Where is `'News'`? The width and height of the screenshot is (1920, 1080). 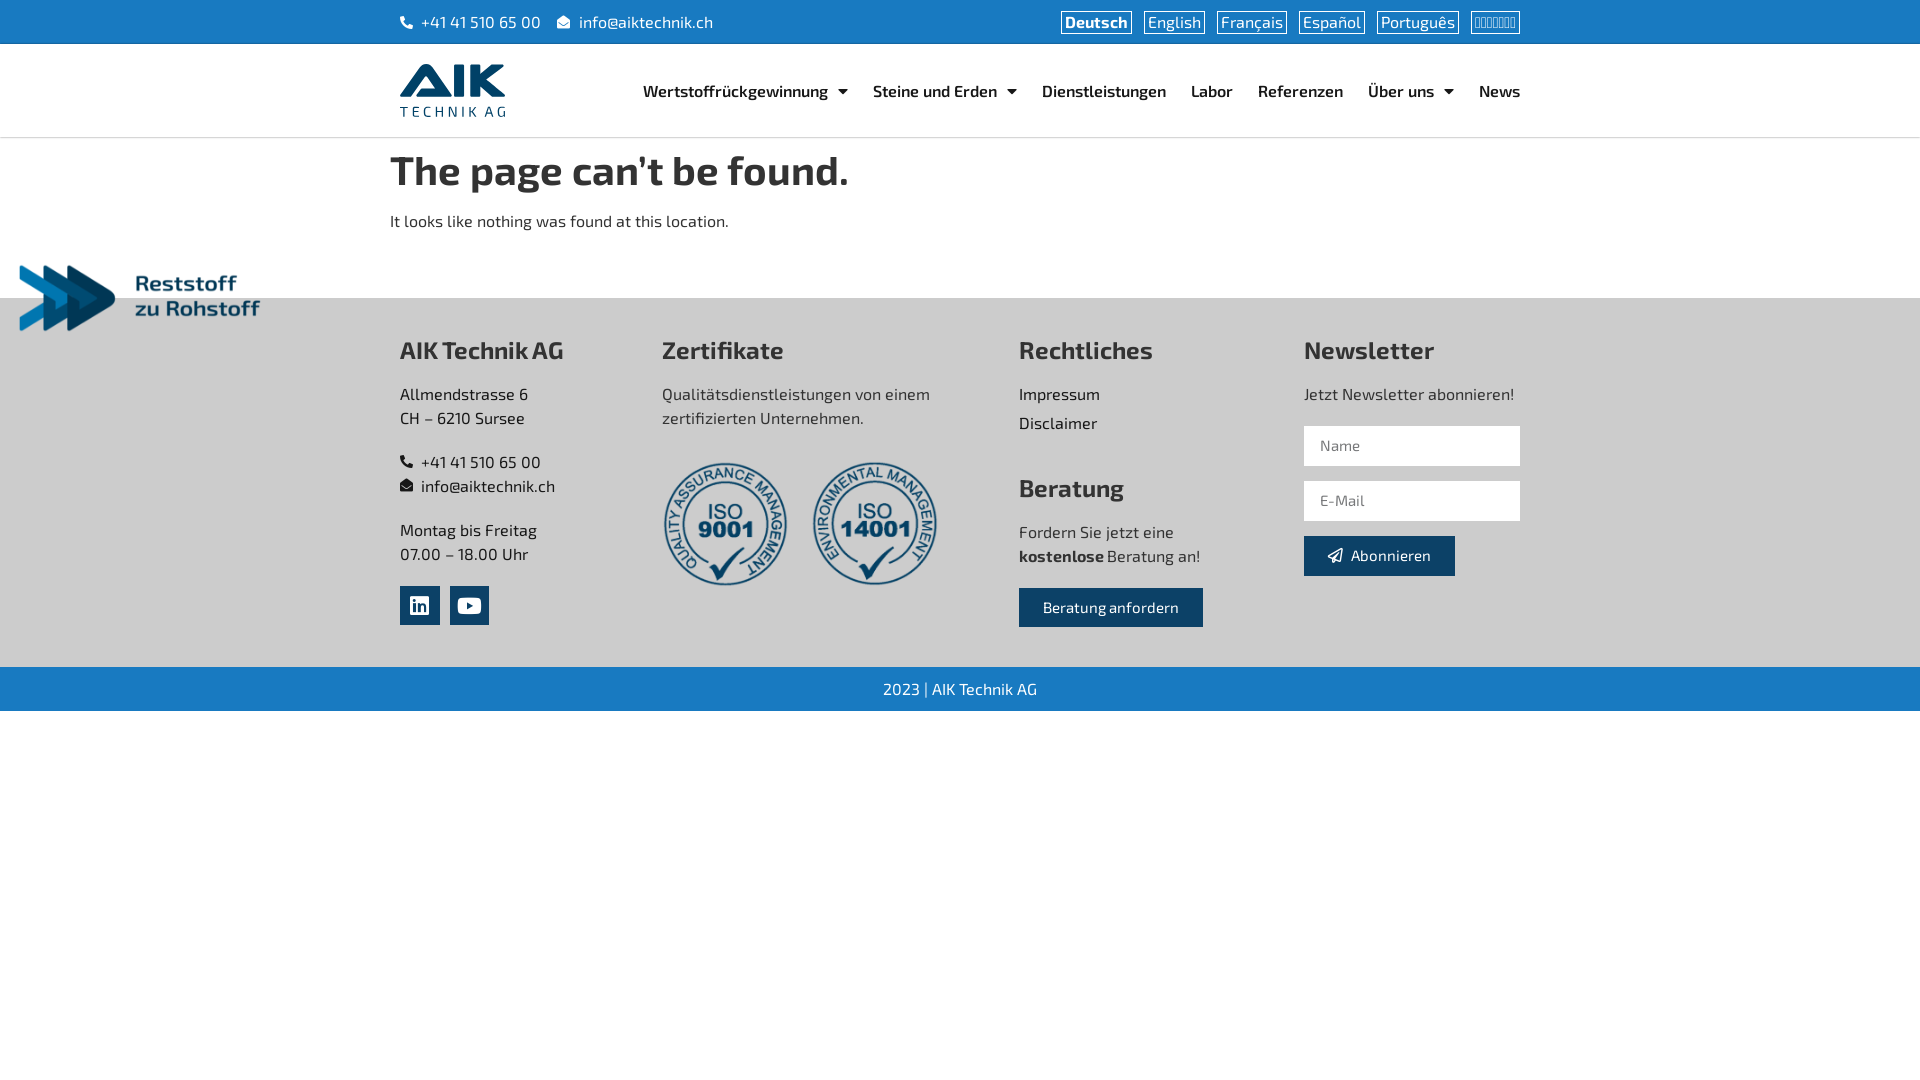
'News' is located at coordinates (1499, 91).